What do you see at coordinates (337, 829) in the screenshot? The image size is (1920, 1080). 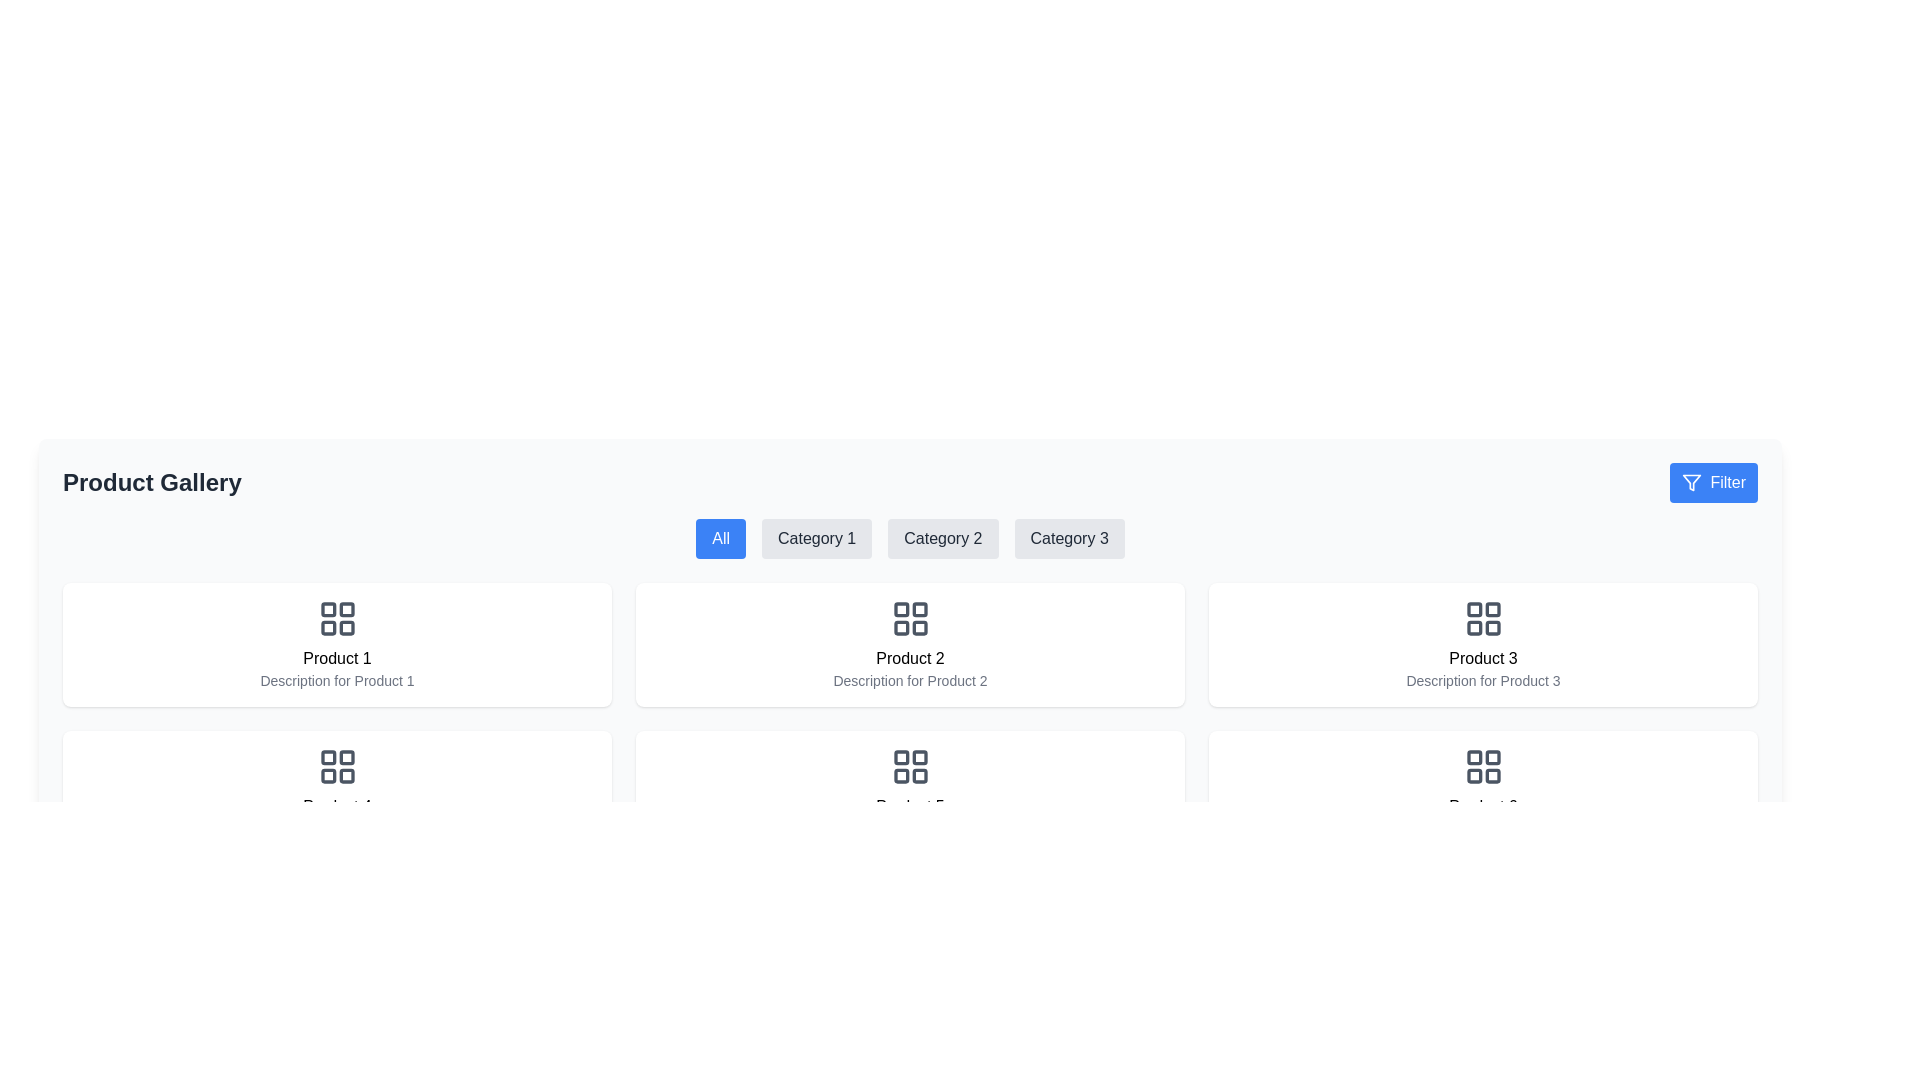 I see `the text label describing the product within the card, located below the title 'Product 4'` at bounding box center [337, 829].